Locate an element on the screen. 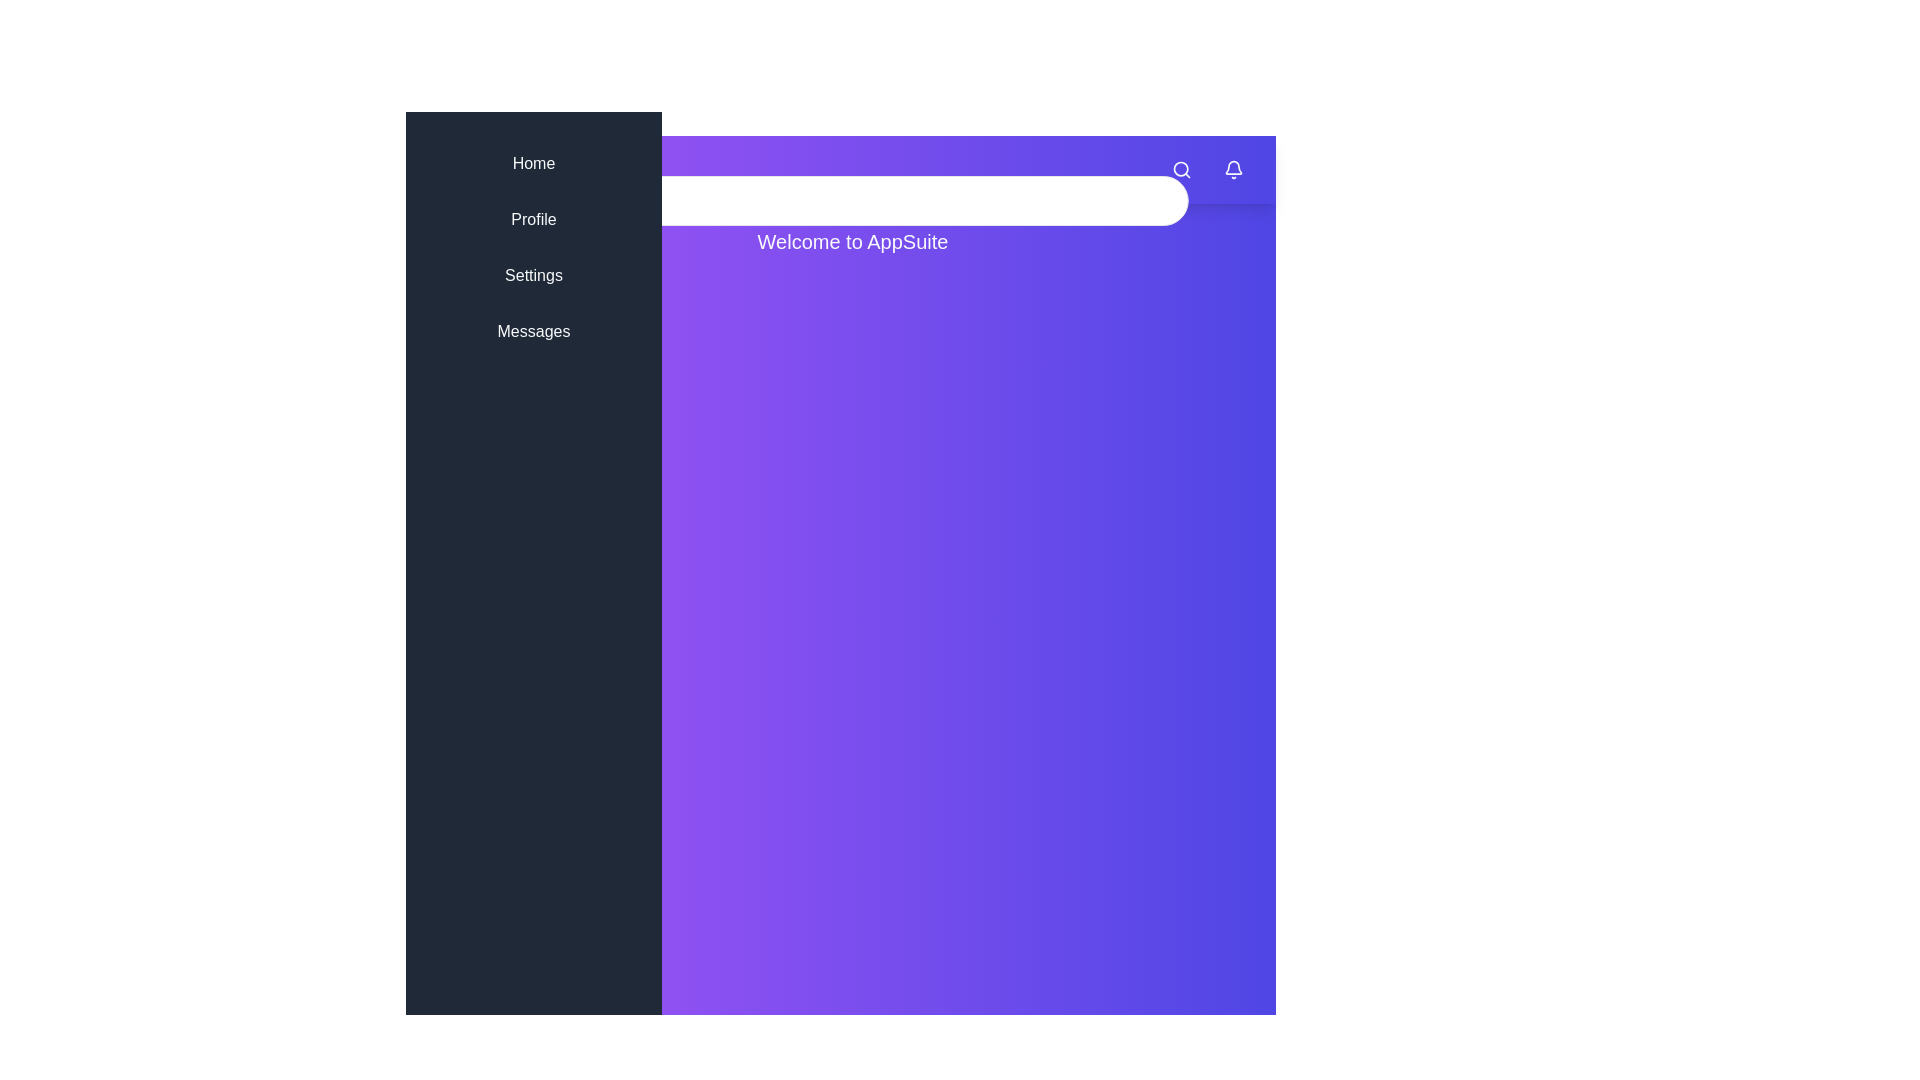 The image size is (1920, 1080). the search input field to focus it is located at coordinates (853, 200).